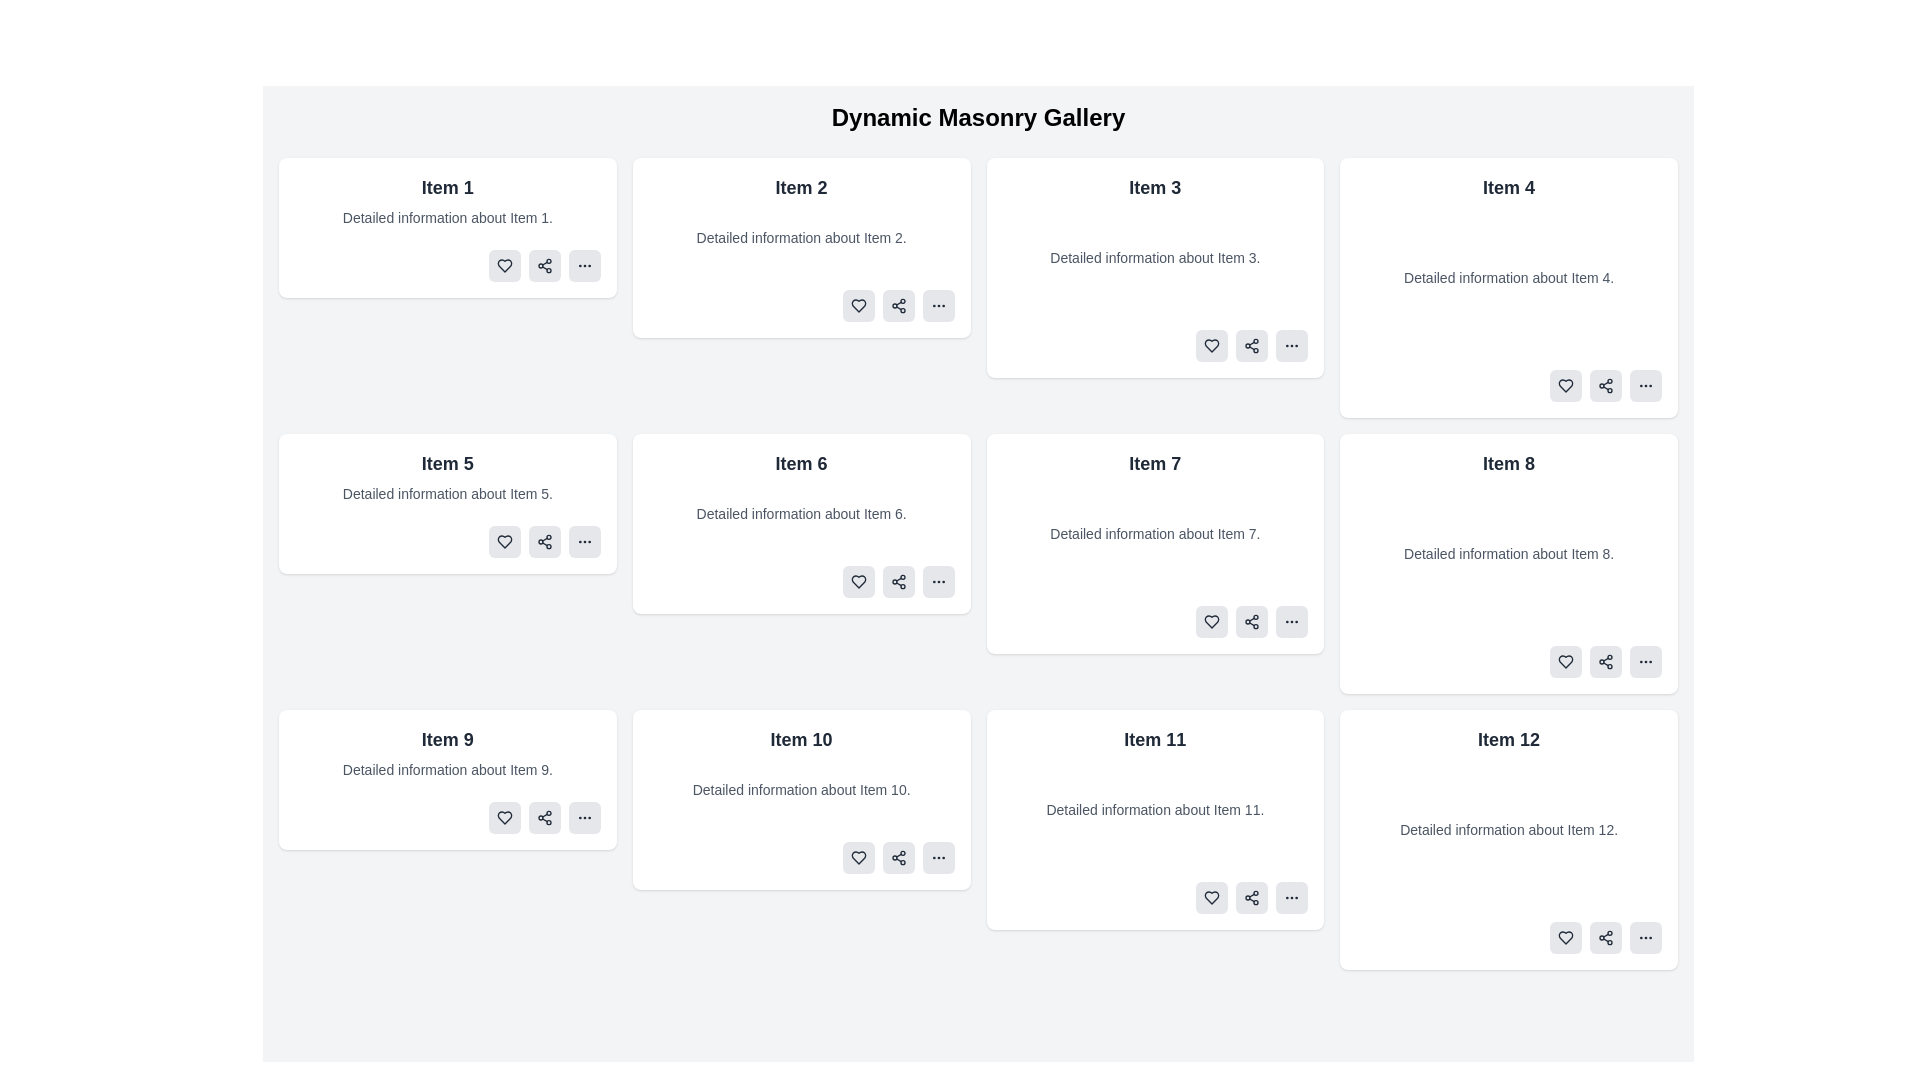 The image size is (1920, 1080). What do you see at coordinates (446, 218) in the screenshot?
I see `the supplementary information text located beneath the main heading 'Item 1' in the first card of the grid layout` at bounding box center [446, 218].